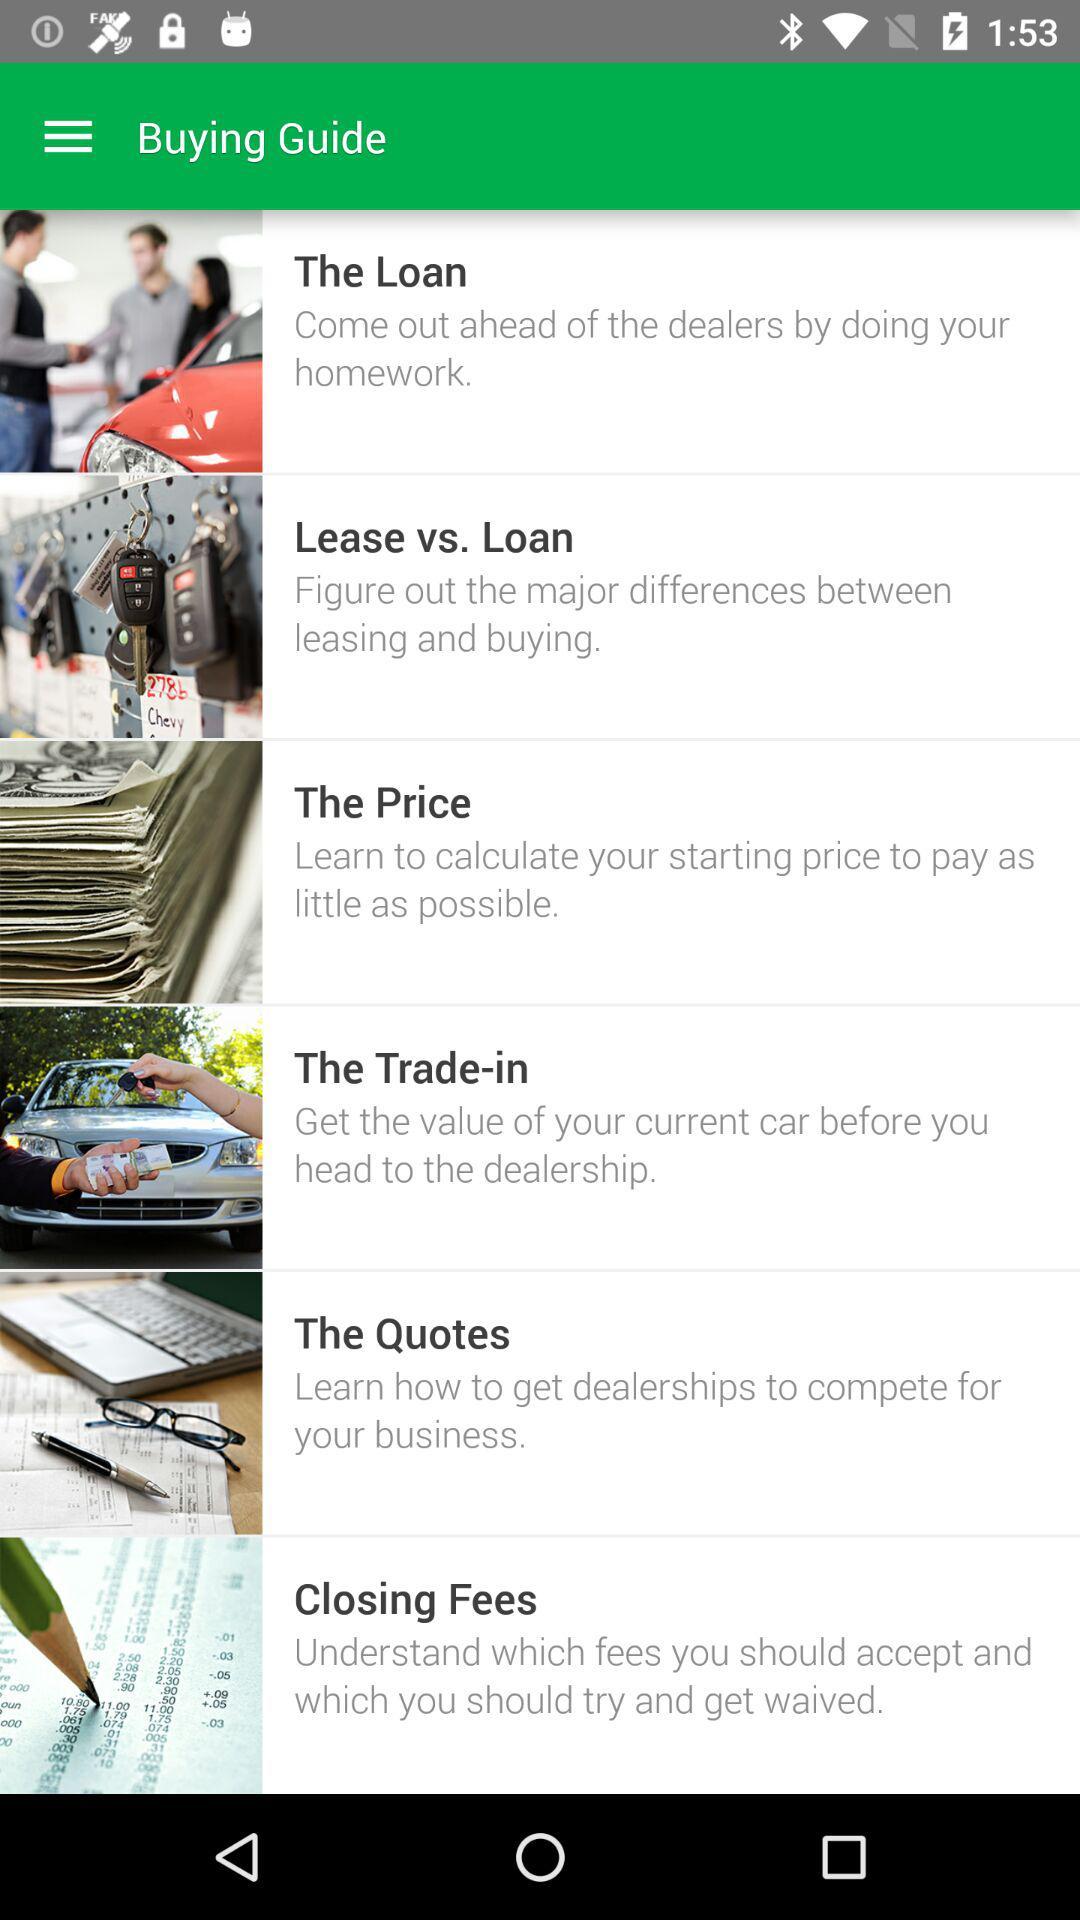  What do you see at coordinates (382, 801) in the screenshot?
I see `the item below figure out the item` at bounding box center [382, 801].